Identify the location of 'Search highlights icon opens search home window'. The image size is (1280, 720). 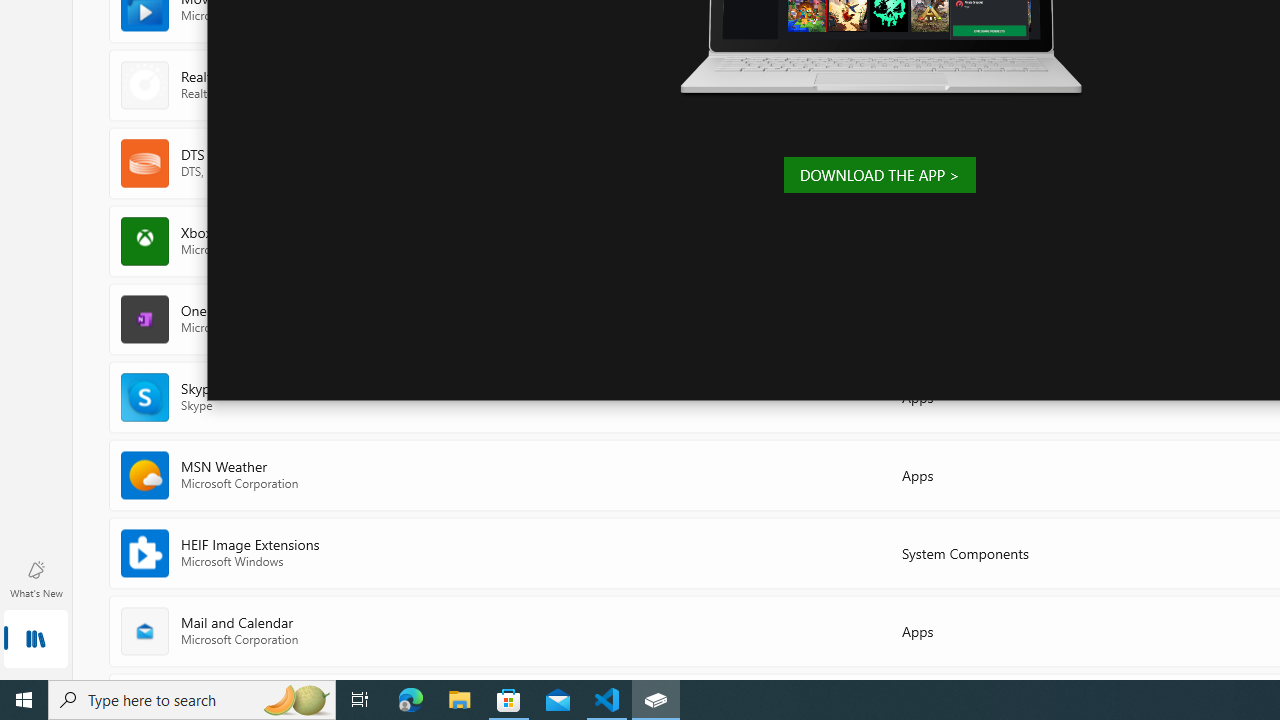
(294, 698).